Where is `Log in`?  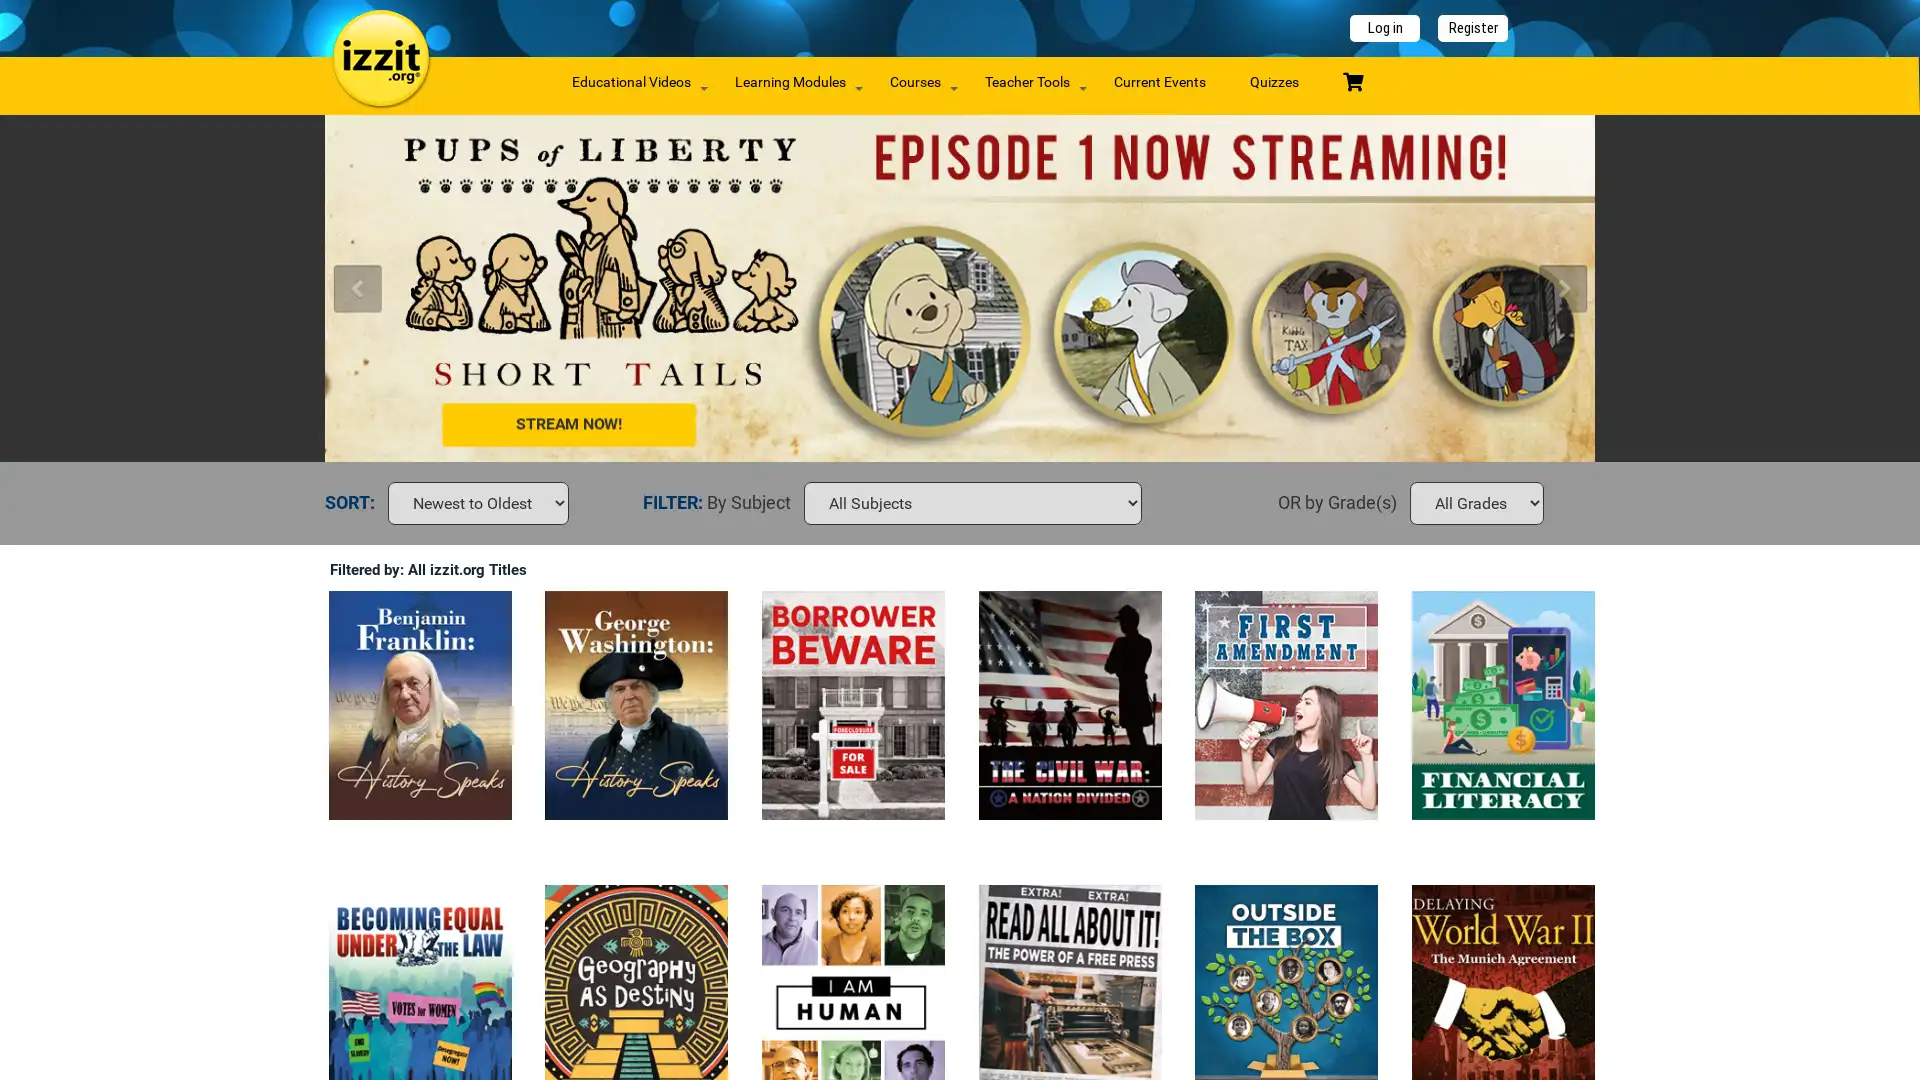 Log in is located at coordinates (1384, 28).